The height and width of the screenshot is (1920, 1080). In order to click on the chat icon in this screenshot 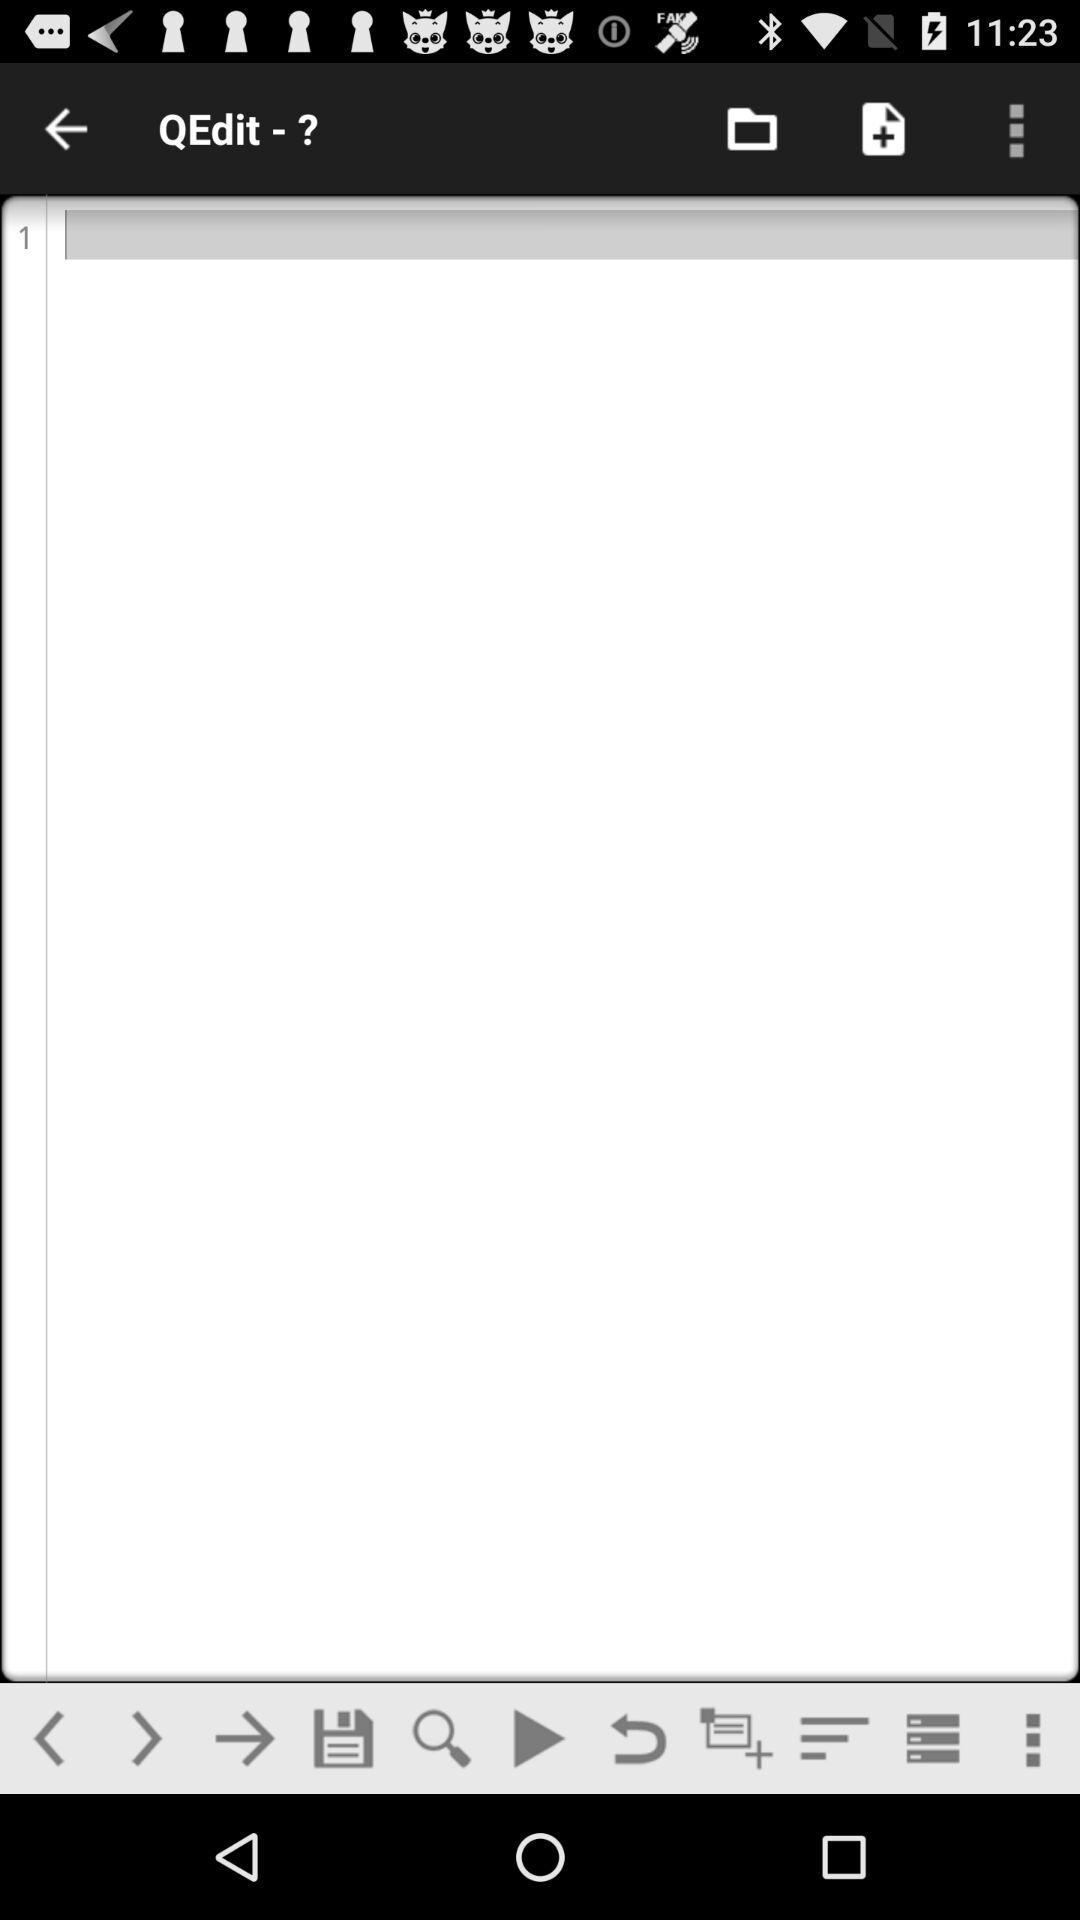, I will do `click(736, 1859)`.